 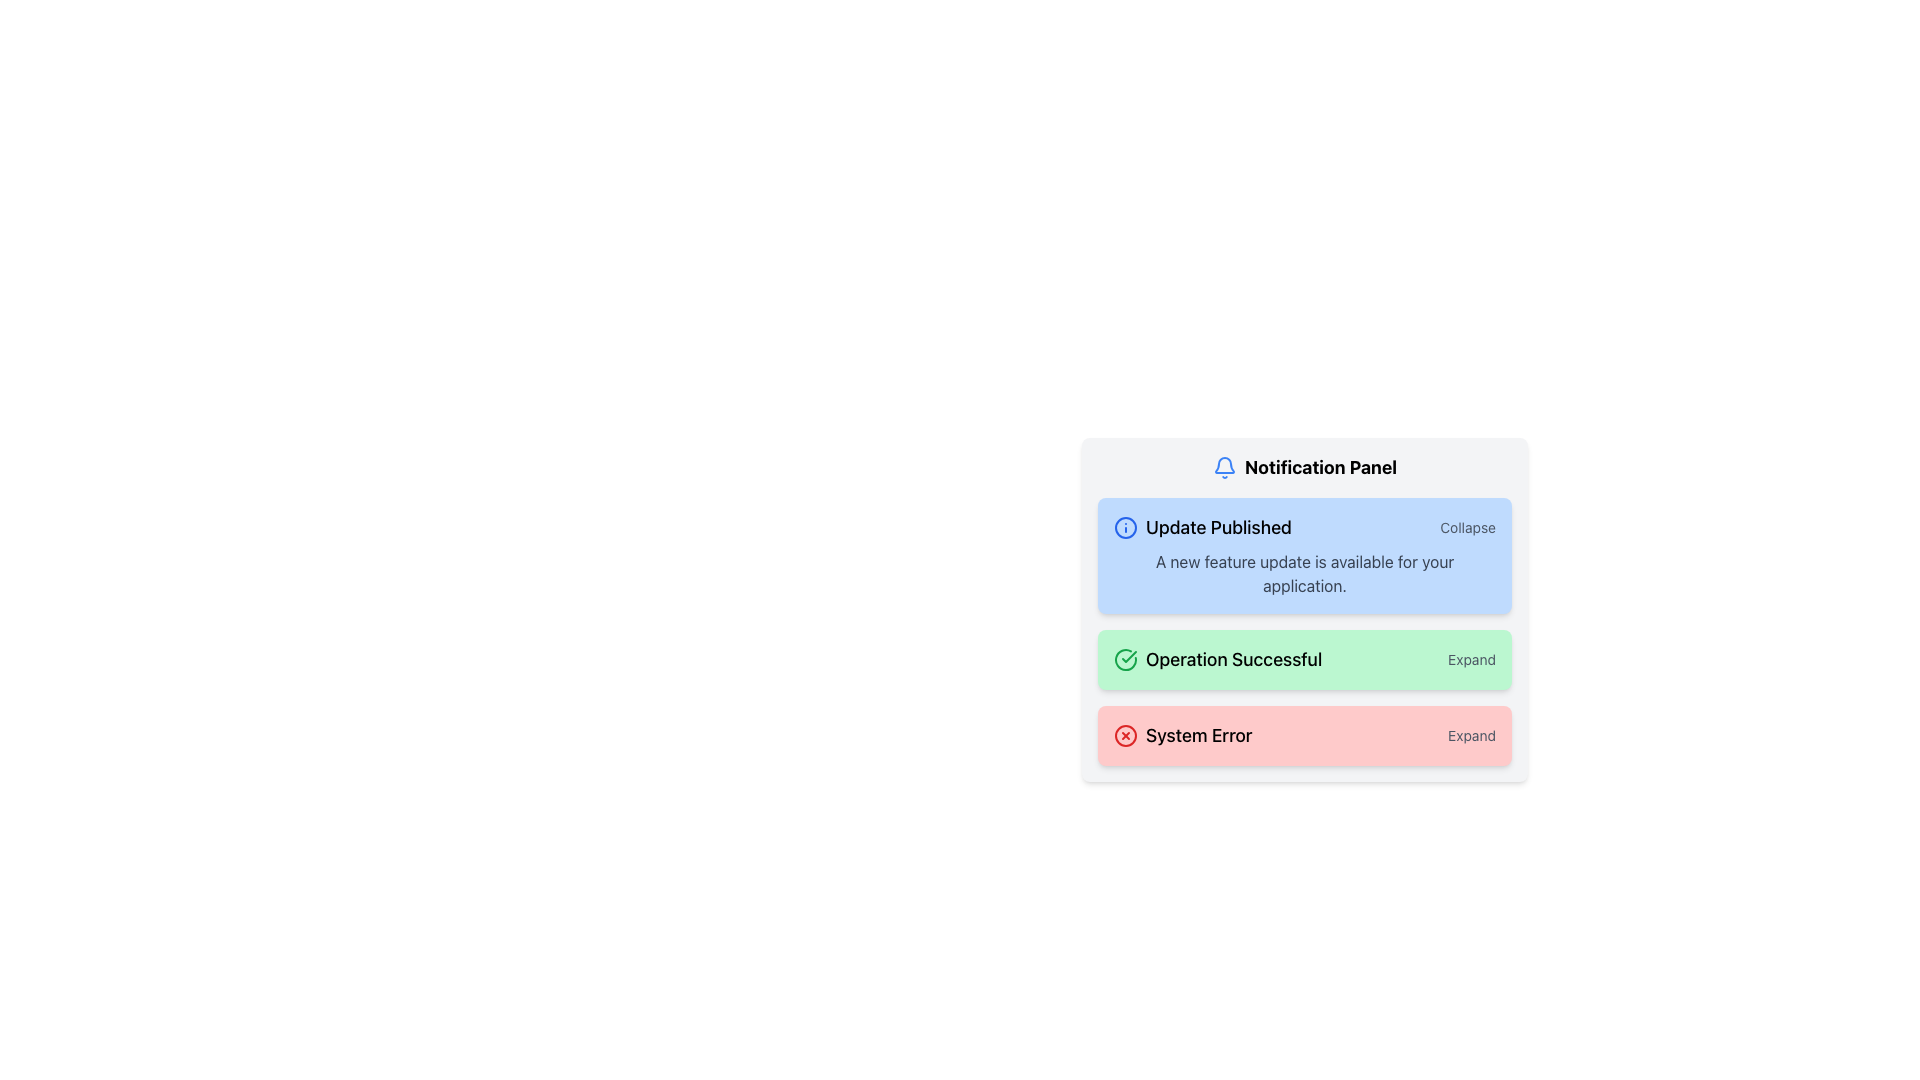 I want to click on the 'Collapse' button located in the top blue card of the Notification Panel, which changes color on hover, so click(x=1468, y=527).